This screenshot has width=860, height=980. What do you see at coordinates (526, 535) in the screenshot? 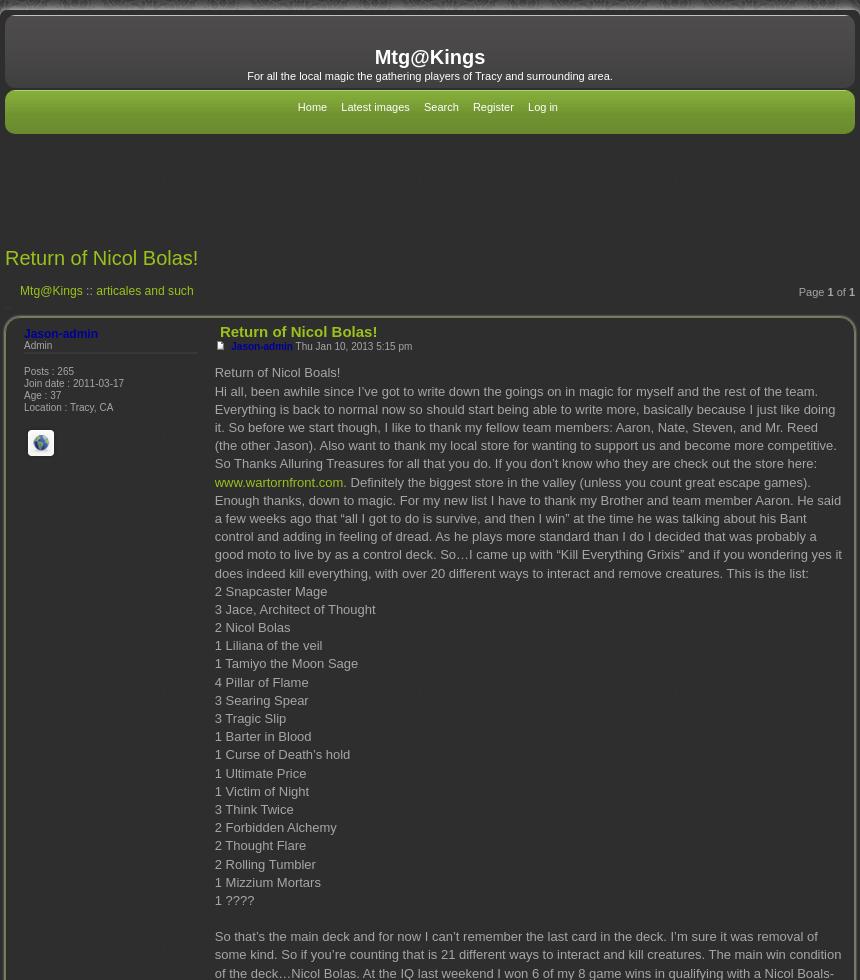
I see `'Enough thanks, down to magic.  For my new list I have to thank my Brother and team member Aaron.  He said a few weeks ago that “all I got to do is survive, and then I win” at the time he was talking about his Bant control and adding in feeling of dread.  As he plays more standard than I do I decided that was probably a good moto to live by as a control deck.  So…I came up with “Kill Everything Grixis”  and if you wondering yes it does indeed kill everything, with over 20 different ways to interact and remove creatures.  This is the list:'` at bounding box center [526, 535].